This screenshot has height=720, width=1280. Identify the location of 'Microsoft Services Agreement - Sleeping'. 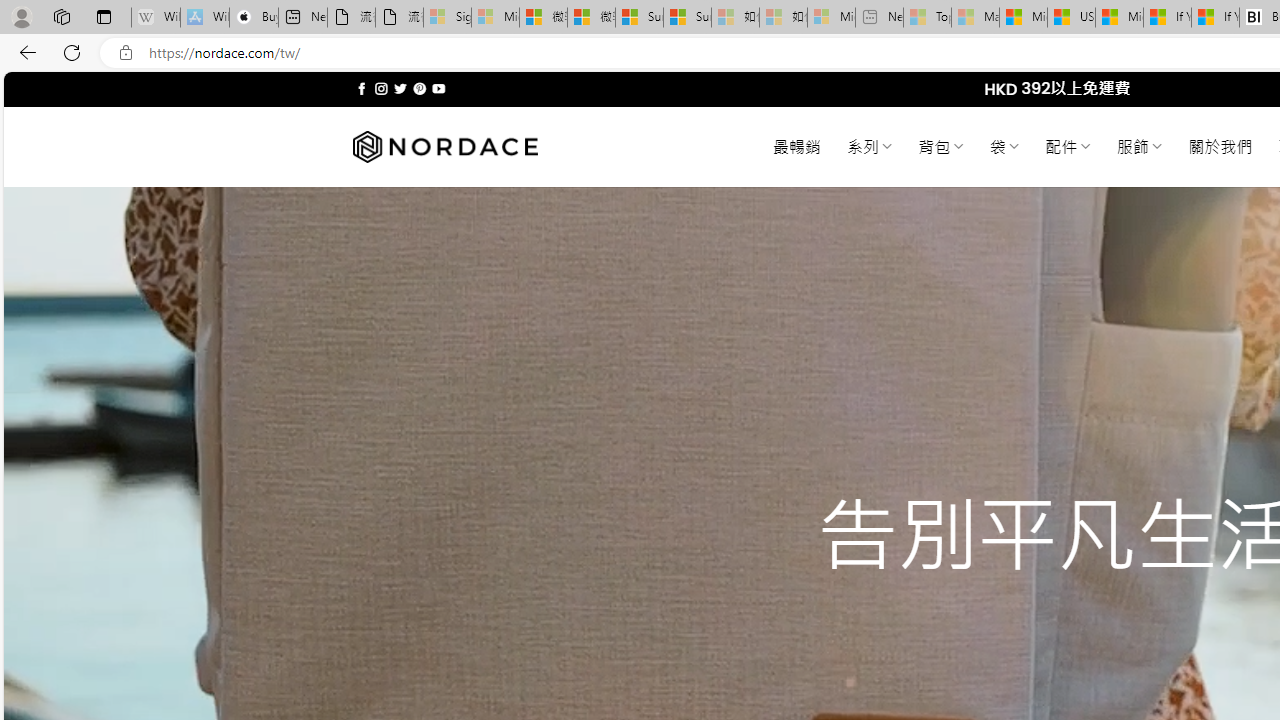
(495, 17).